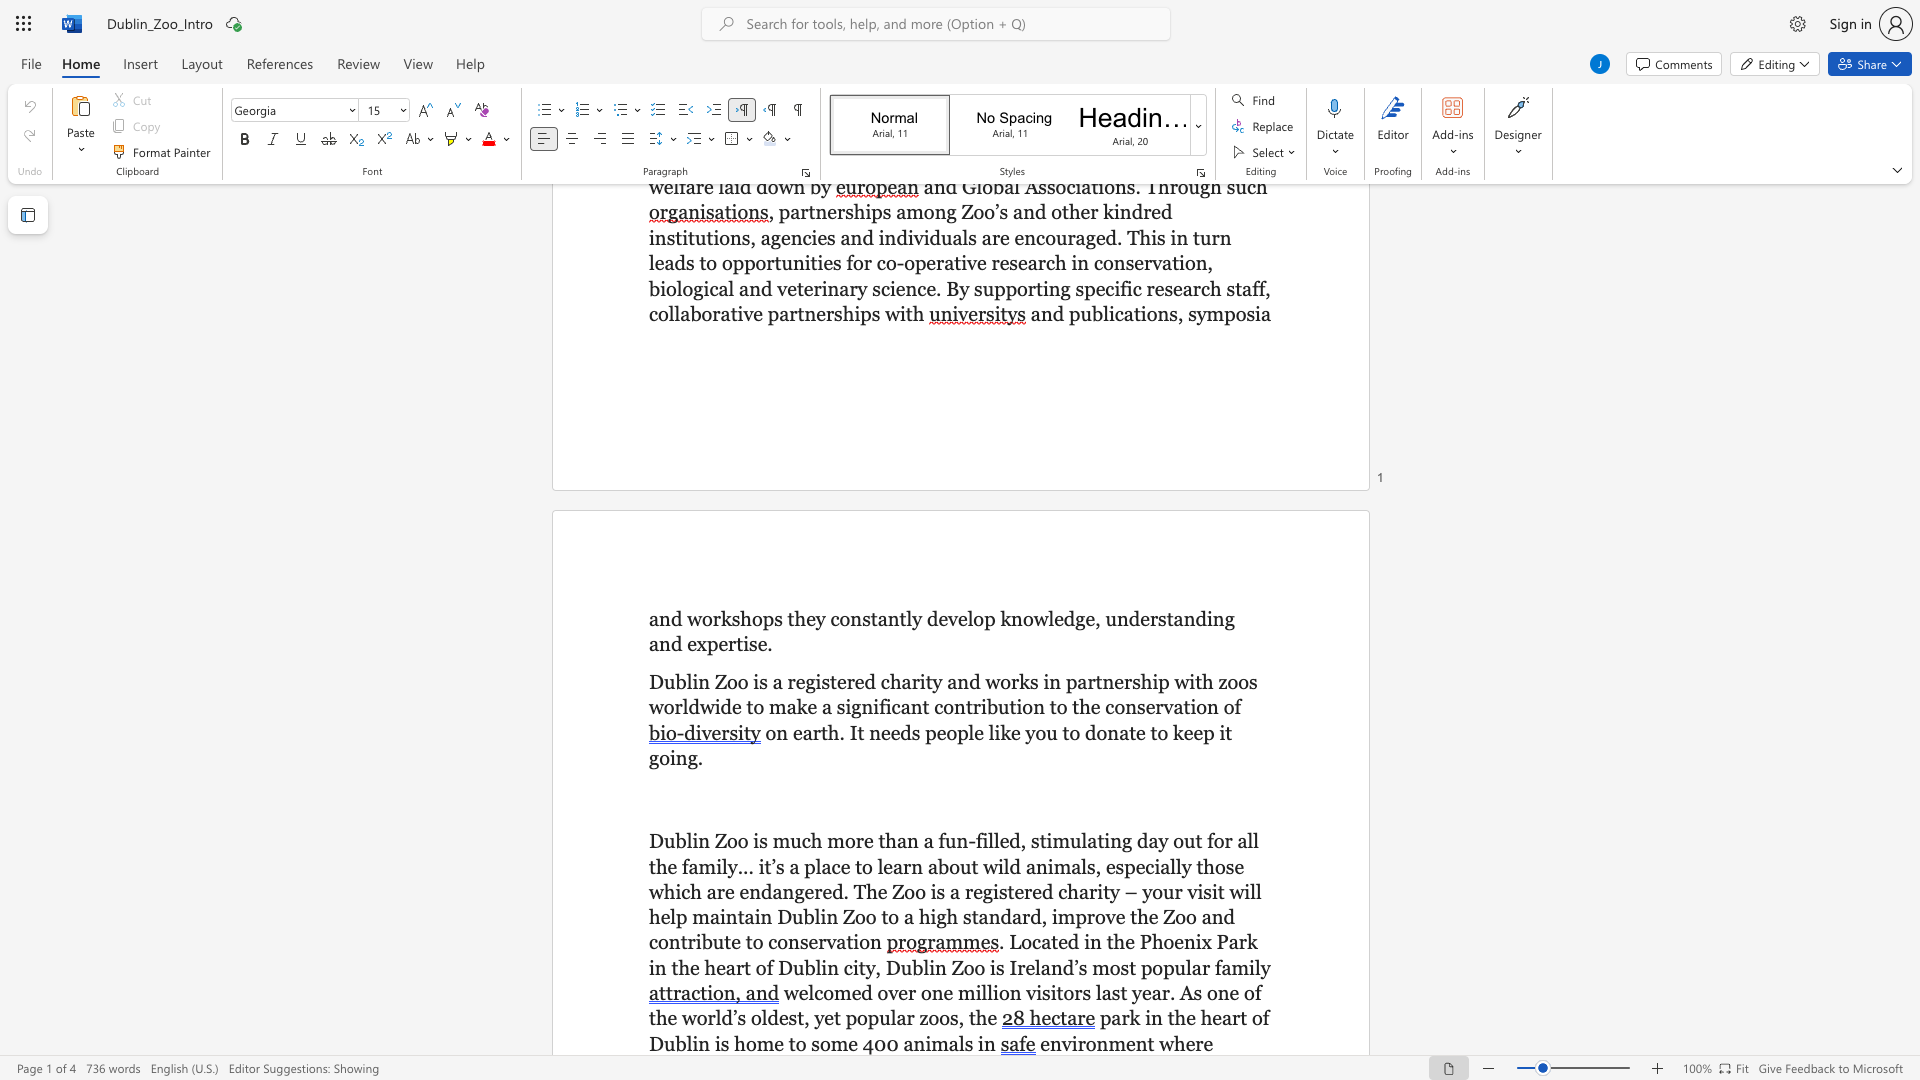 This screenshot has width=1920, height=1080. I want to click on the subset text "they constantly" within the text "and workshops they constantly develo", so click(786, 617).